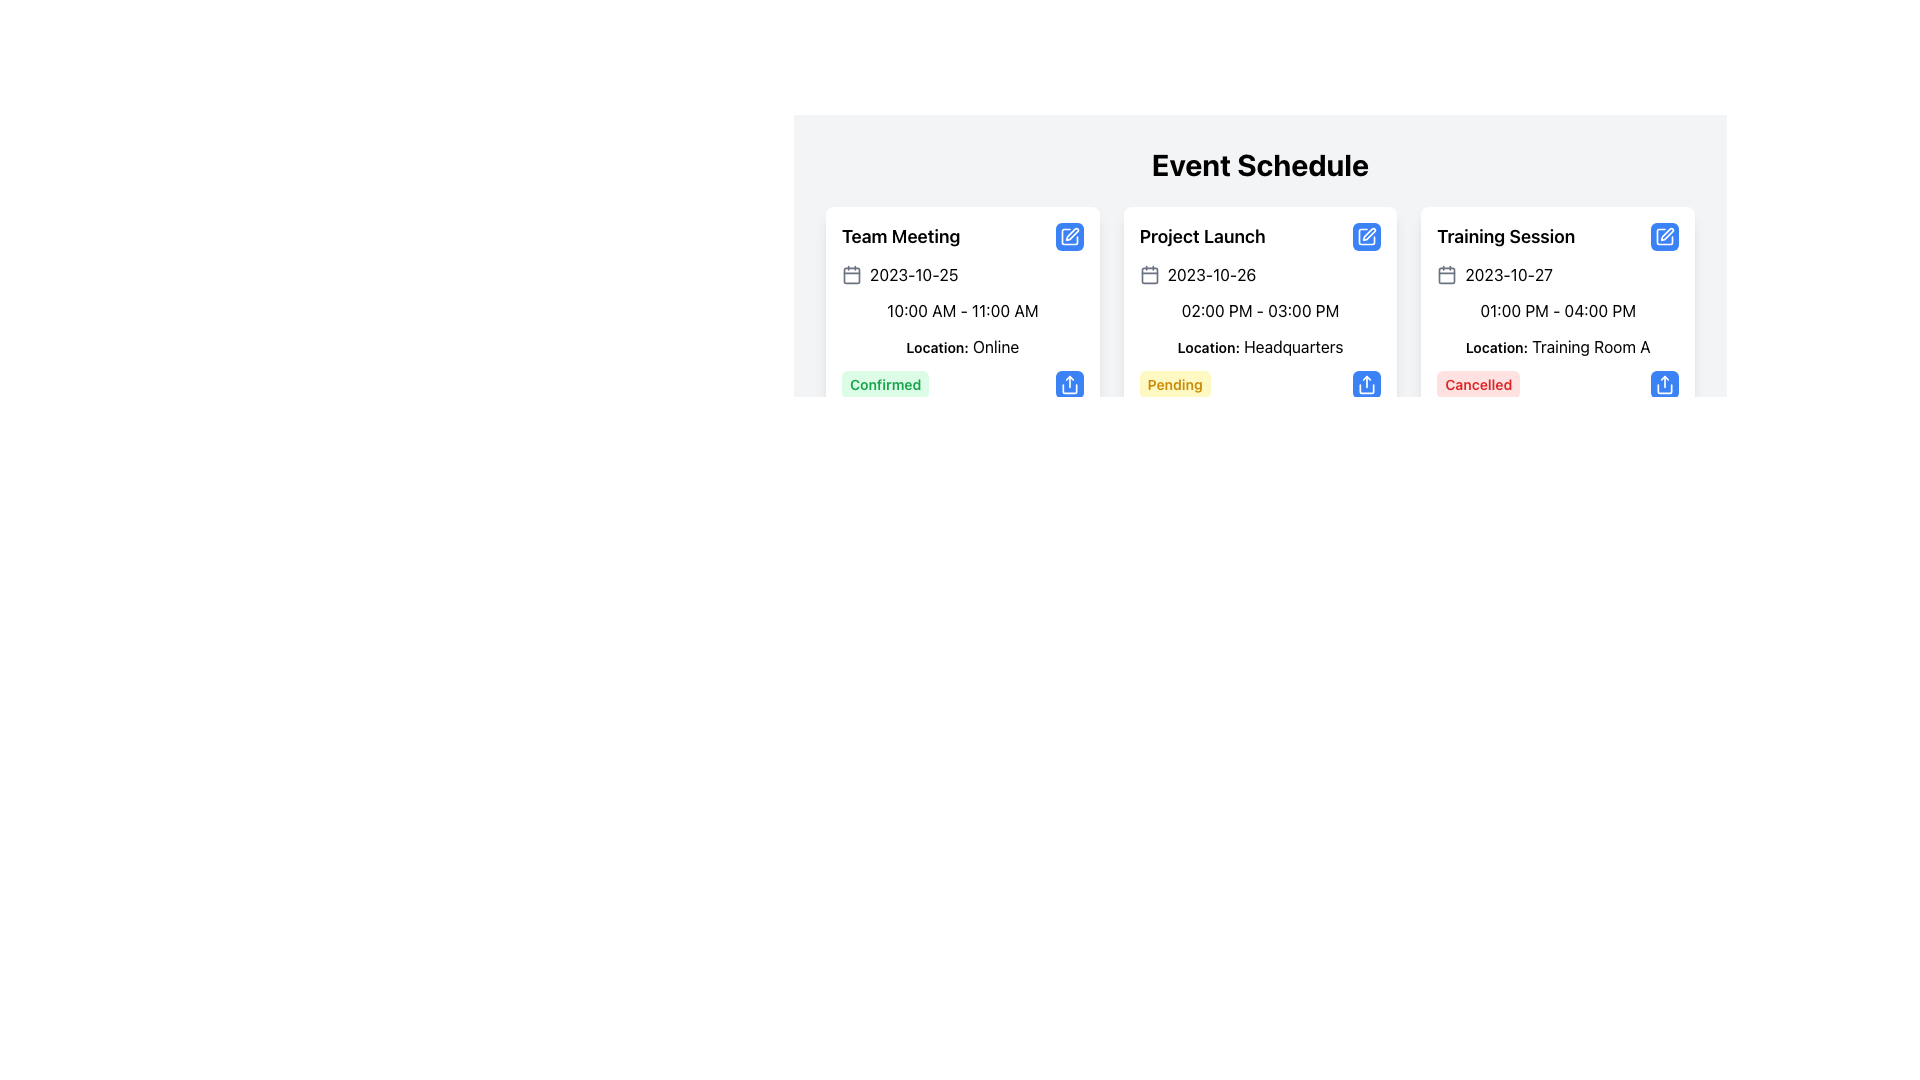 This screenshot has width=1920, height=1080. Describe the element at coordinates (1259, 311) in the screenshot. I see `the text label displaying '02:00 PM - 03:00 PM' to access adjacent contextual elements in the 'Project Launch' card under the 'Event Schedule' heading` at that location.